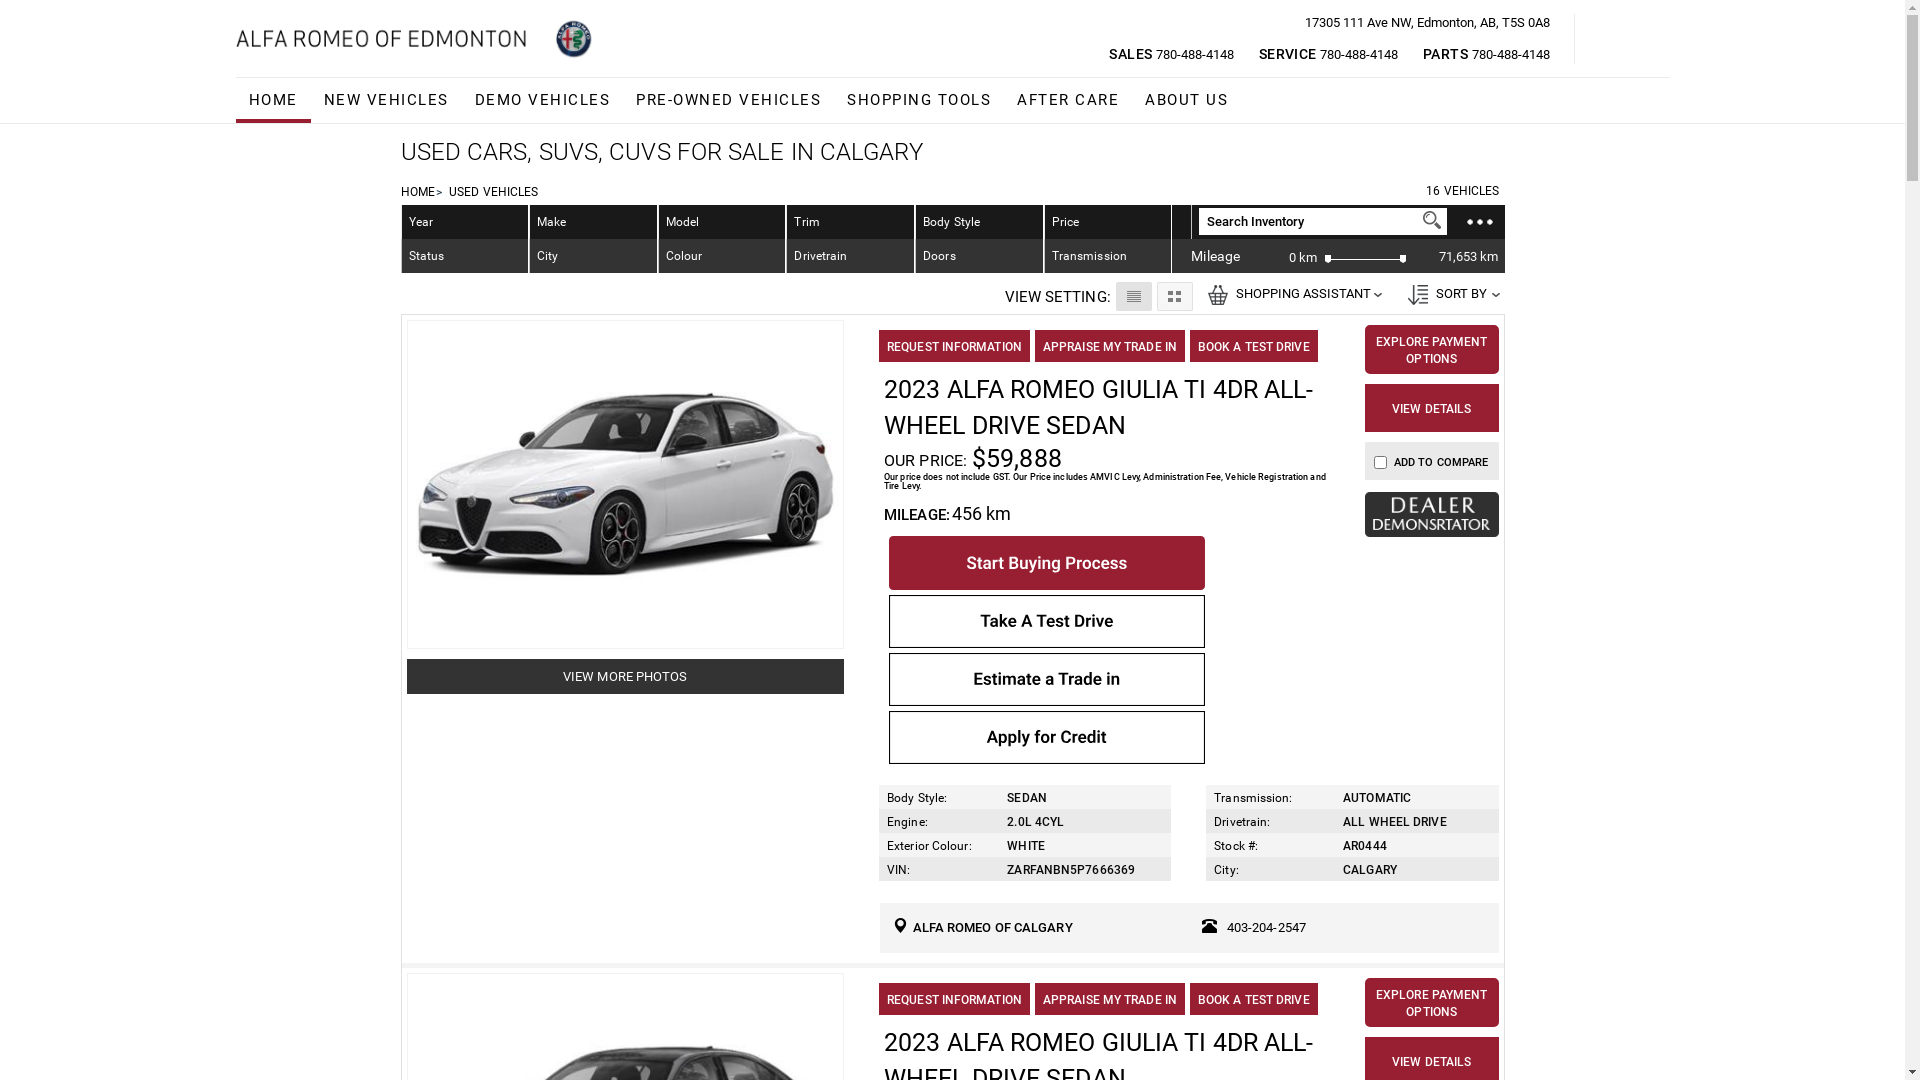 The image size is (1920, 1080). What do you see at coordinates (464, 254) in the screenshot?
I see `'Status'` at bounding box center [464, 254].